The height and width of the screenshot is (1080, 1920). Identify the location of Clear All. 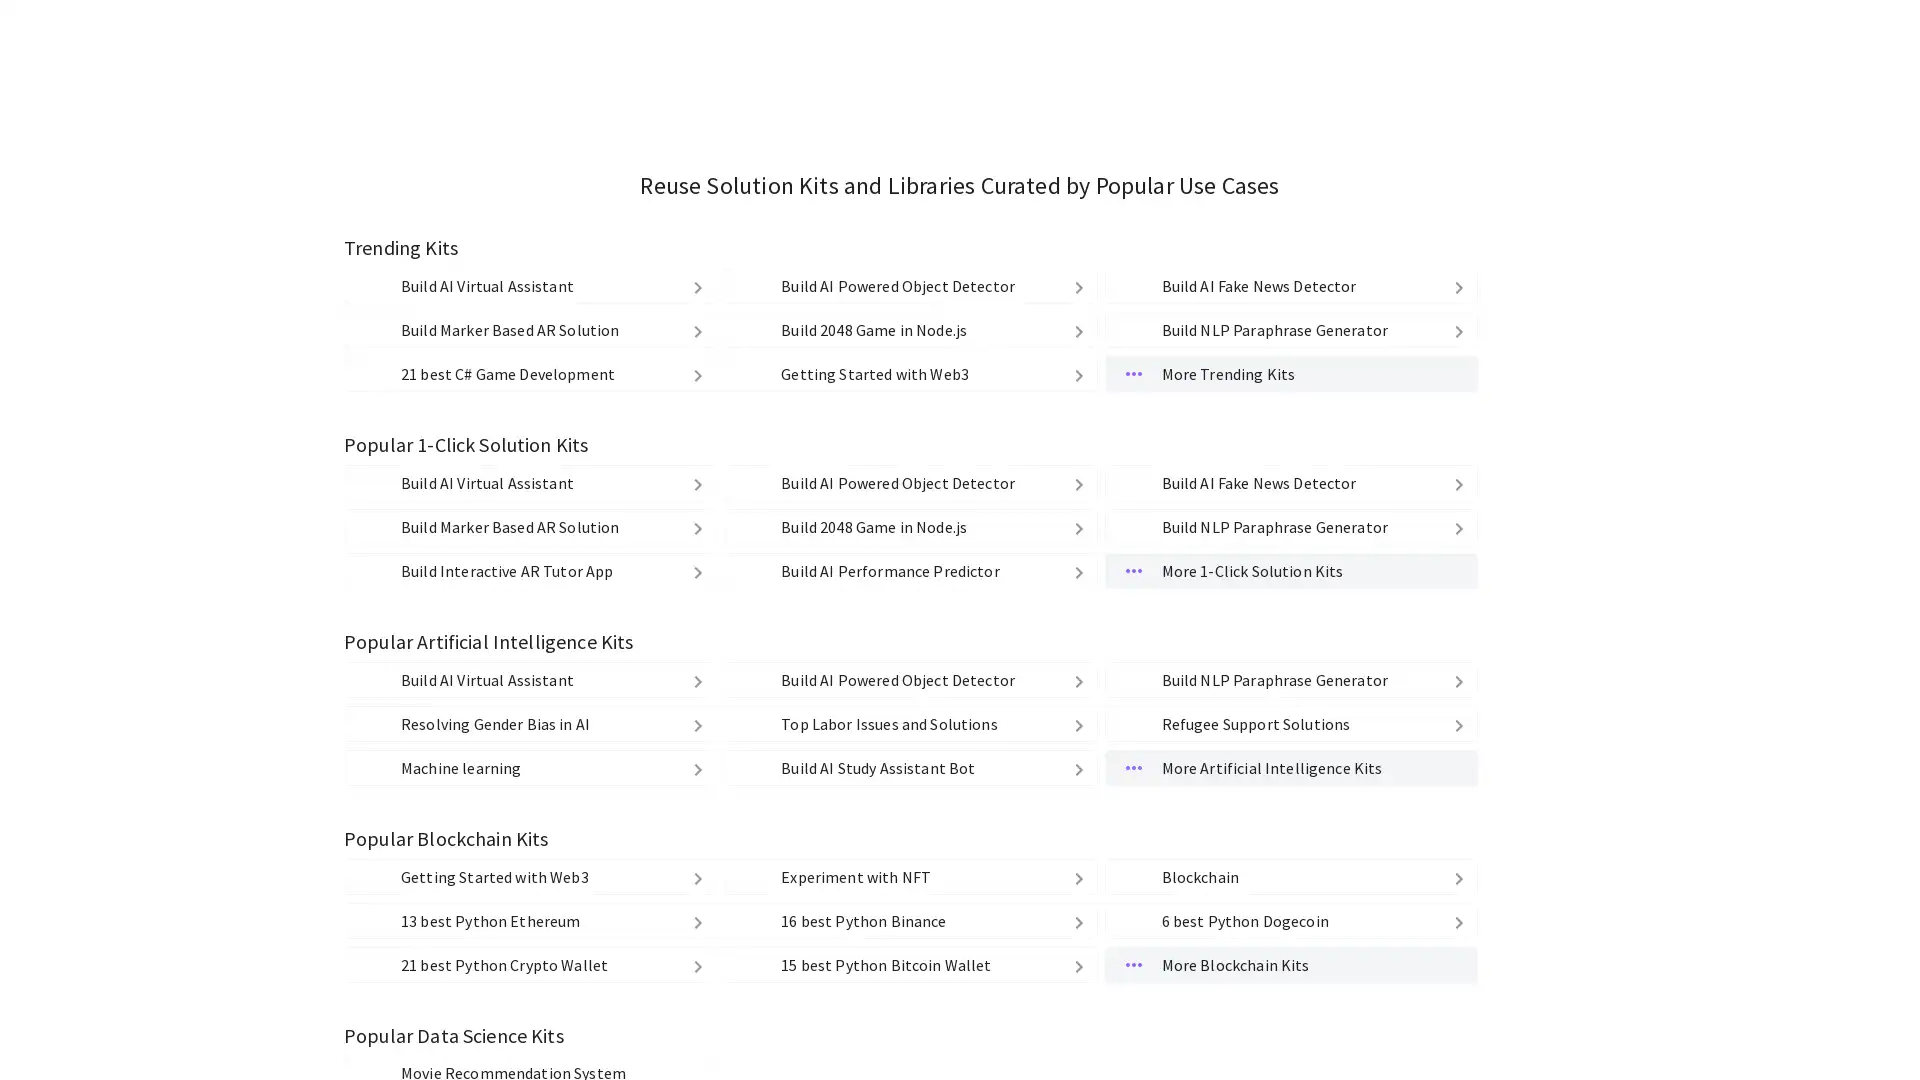
(1517, 439).